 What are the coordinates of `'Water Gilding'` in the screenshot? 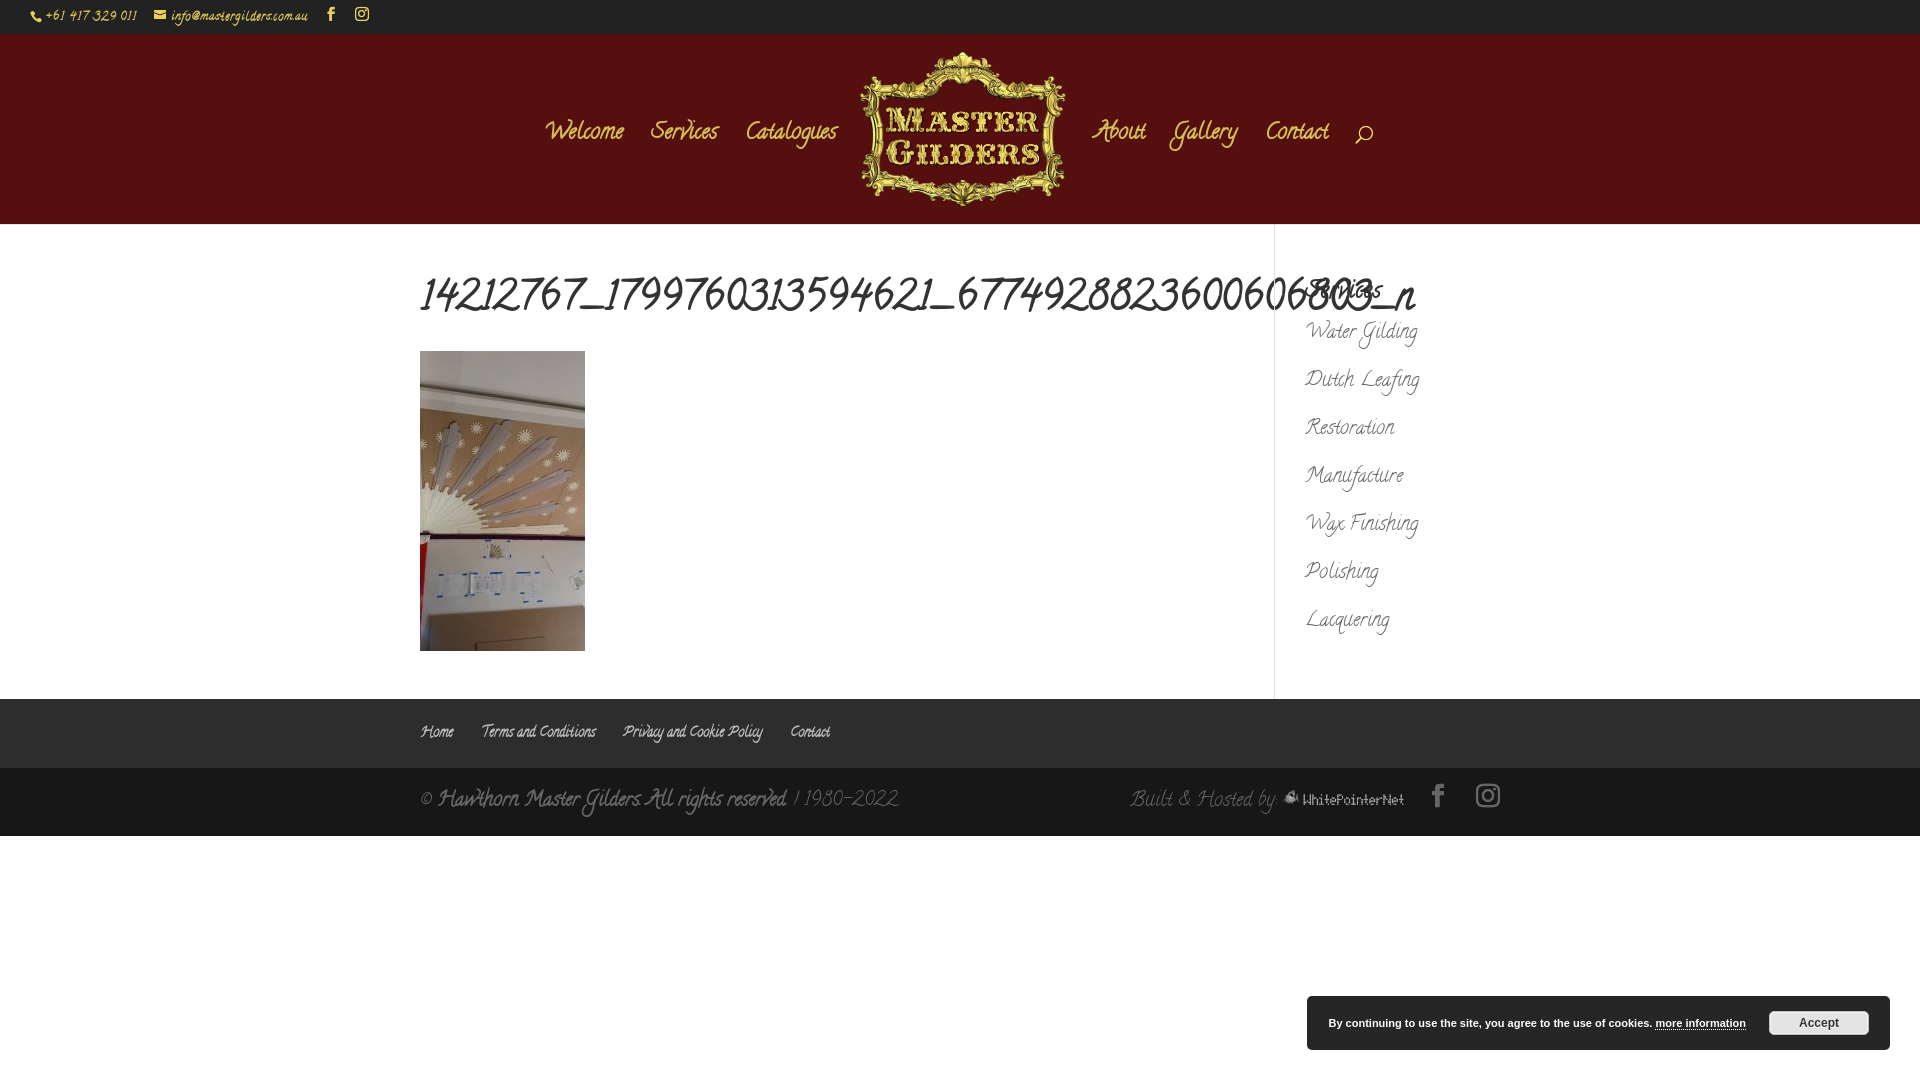 It's located at (1305, 332).